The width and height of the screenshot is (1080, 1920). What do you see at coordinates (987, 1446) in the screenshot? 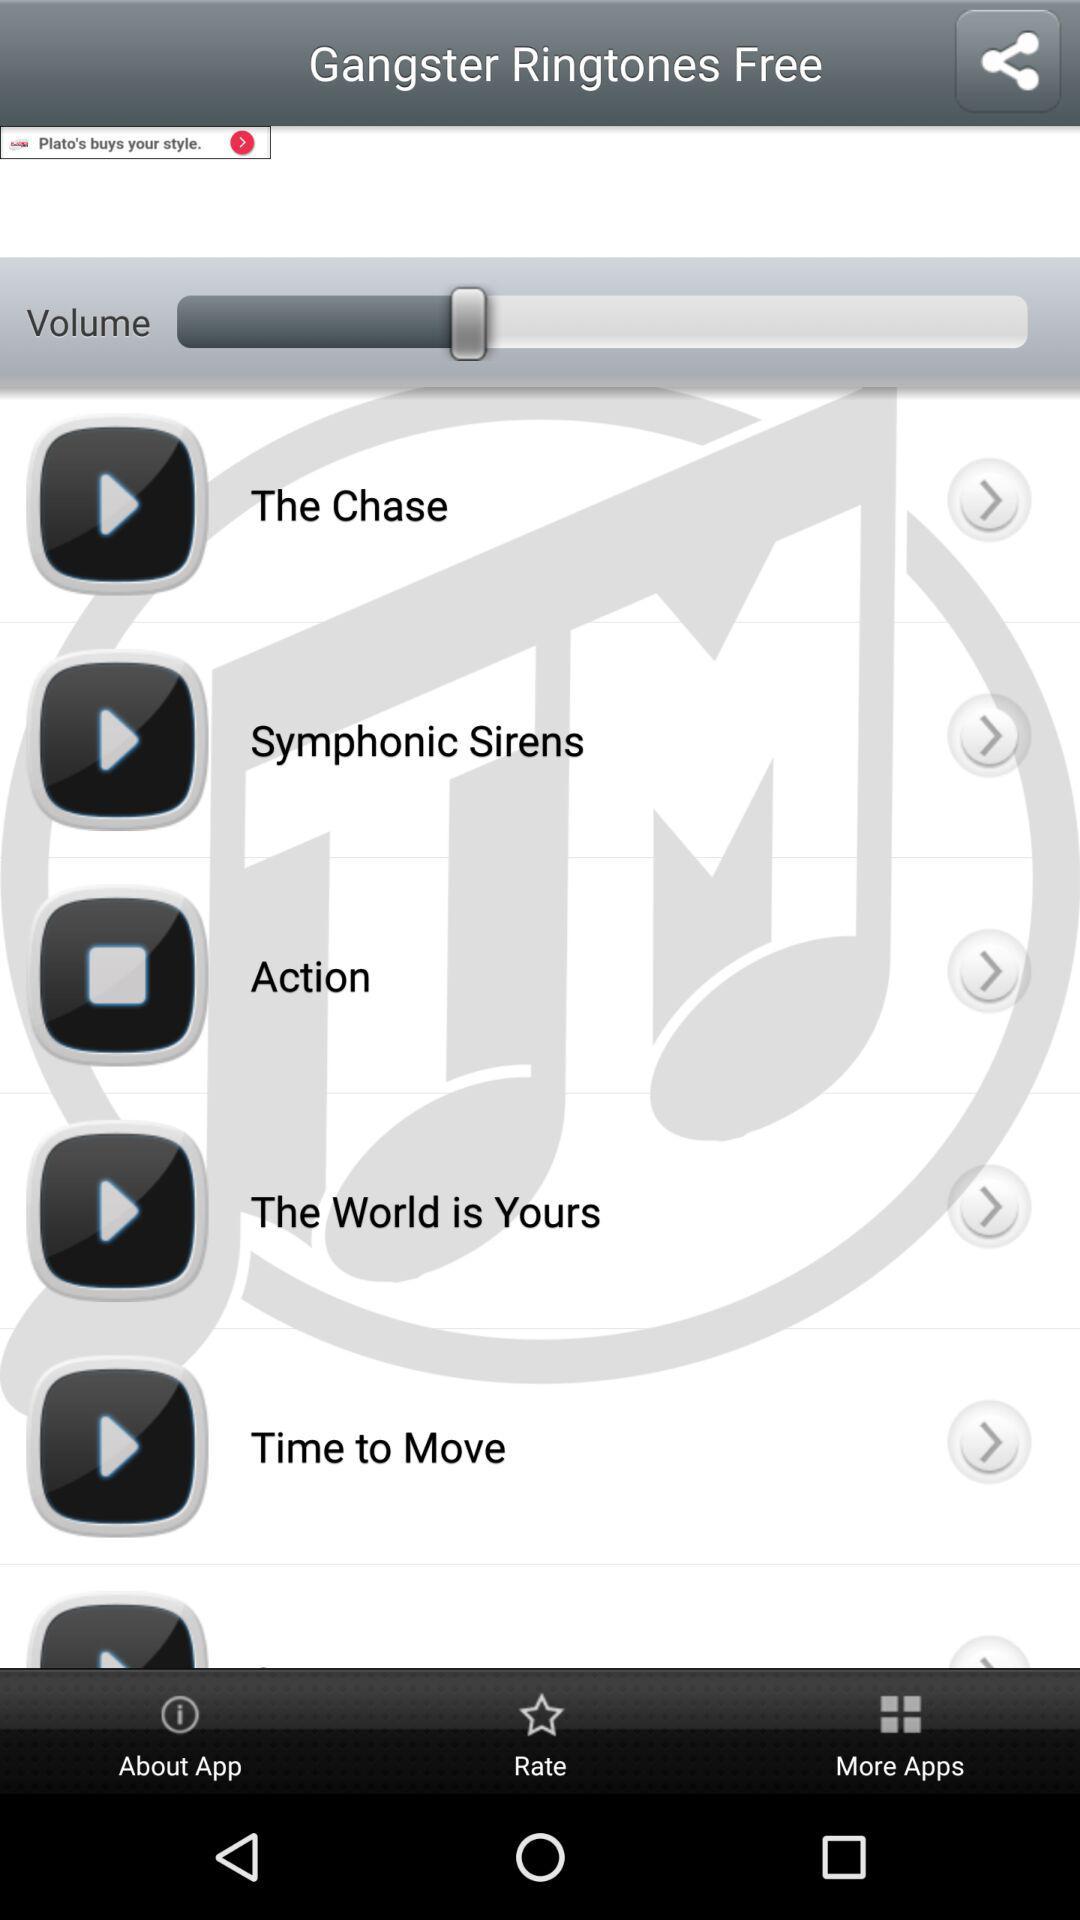
I see `ringtone` at bounding box center [987, 1446].